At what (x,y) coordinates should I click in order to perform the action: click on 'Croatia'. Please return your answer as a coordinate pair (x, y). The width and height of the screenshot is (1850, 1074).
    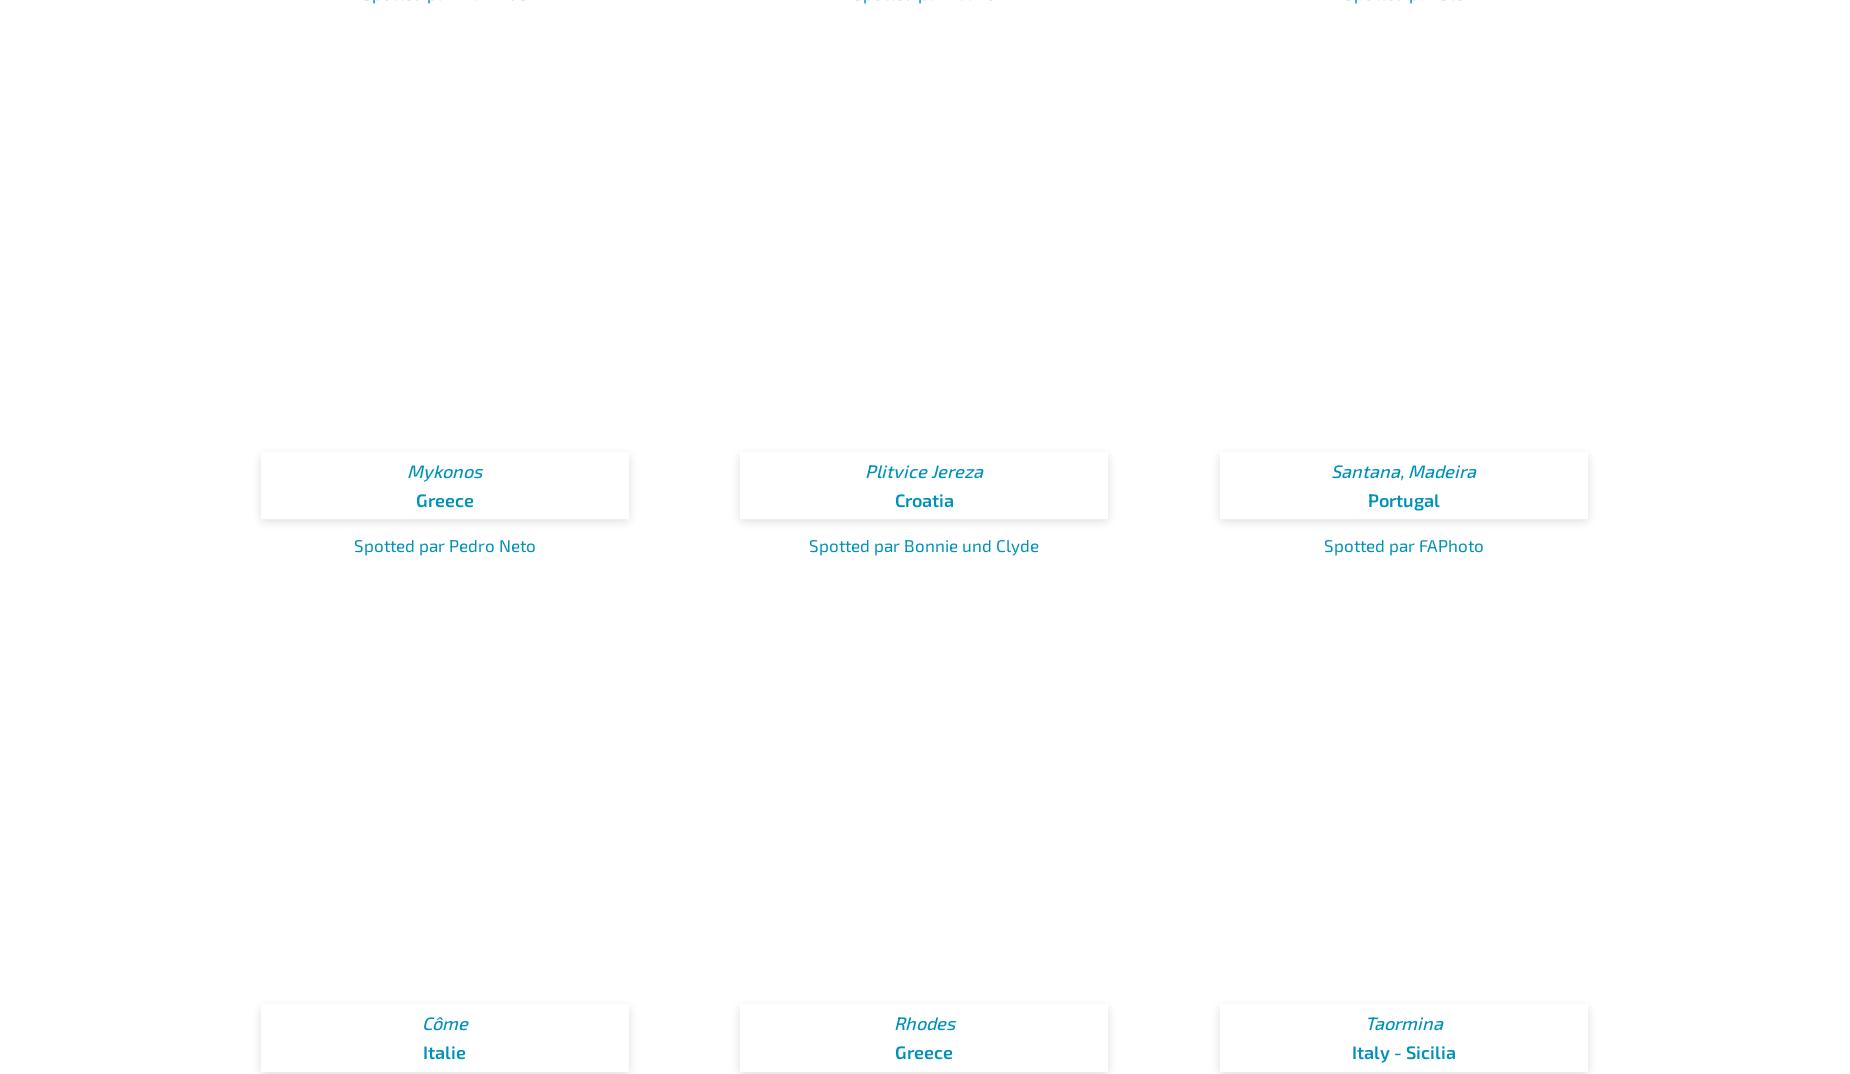
    Looking at the image, I should click on (923, 498).